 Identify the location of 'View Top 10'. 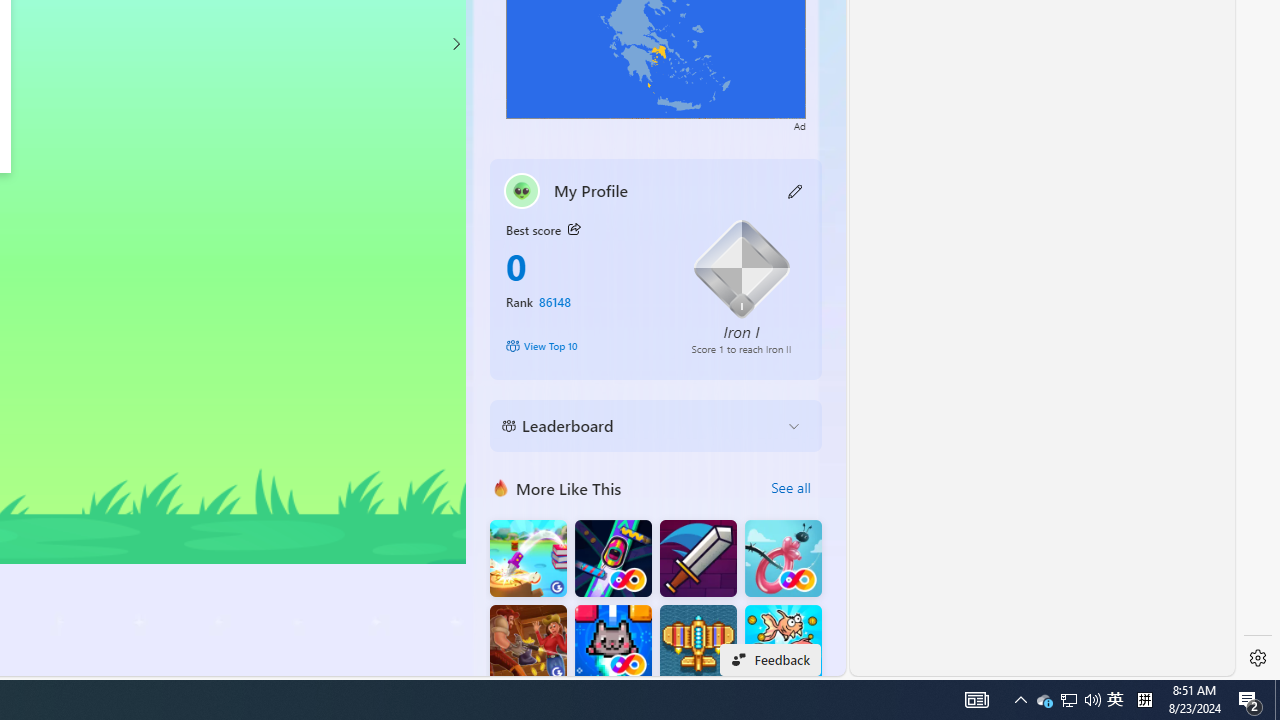
(583, 344).